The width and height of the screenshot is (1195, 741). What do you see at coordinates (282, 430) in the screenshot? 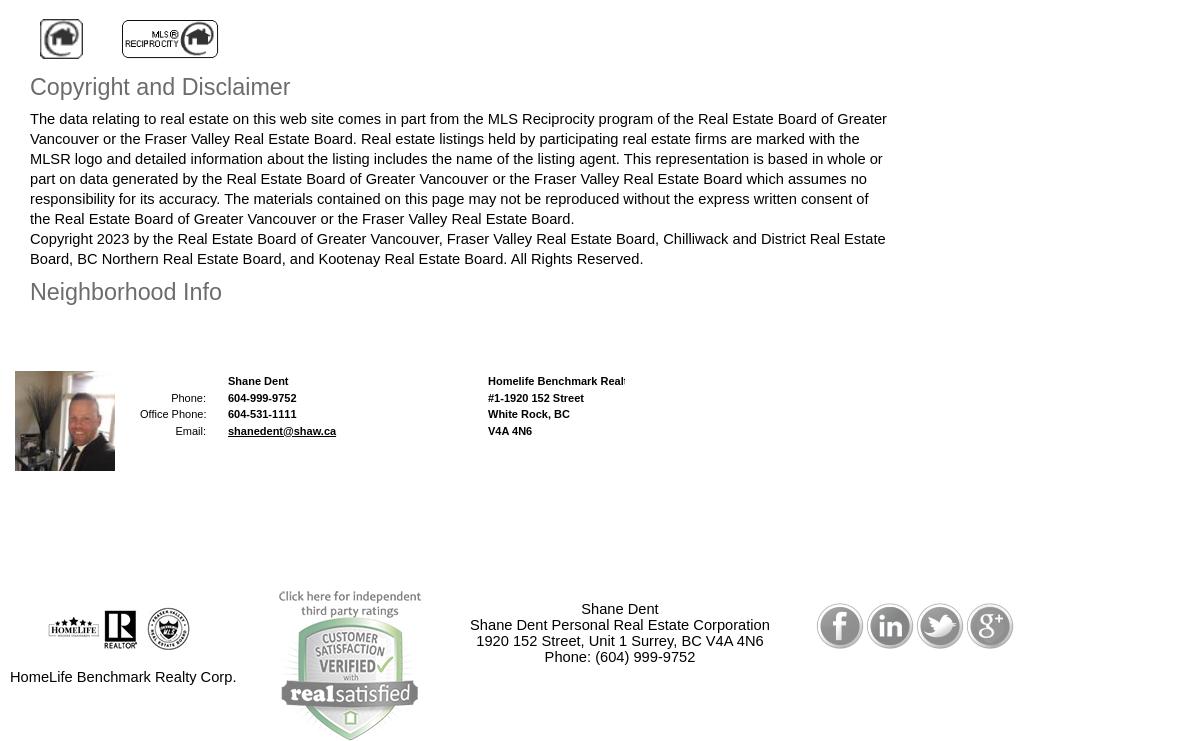
I see `'shanedent@shaw.ca'` at bounding box center [282, 430].